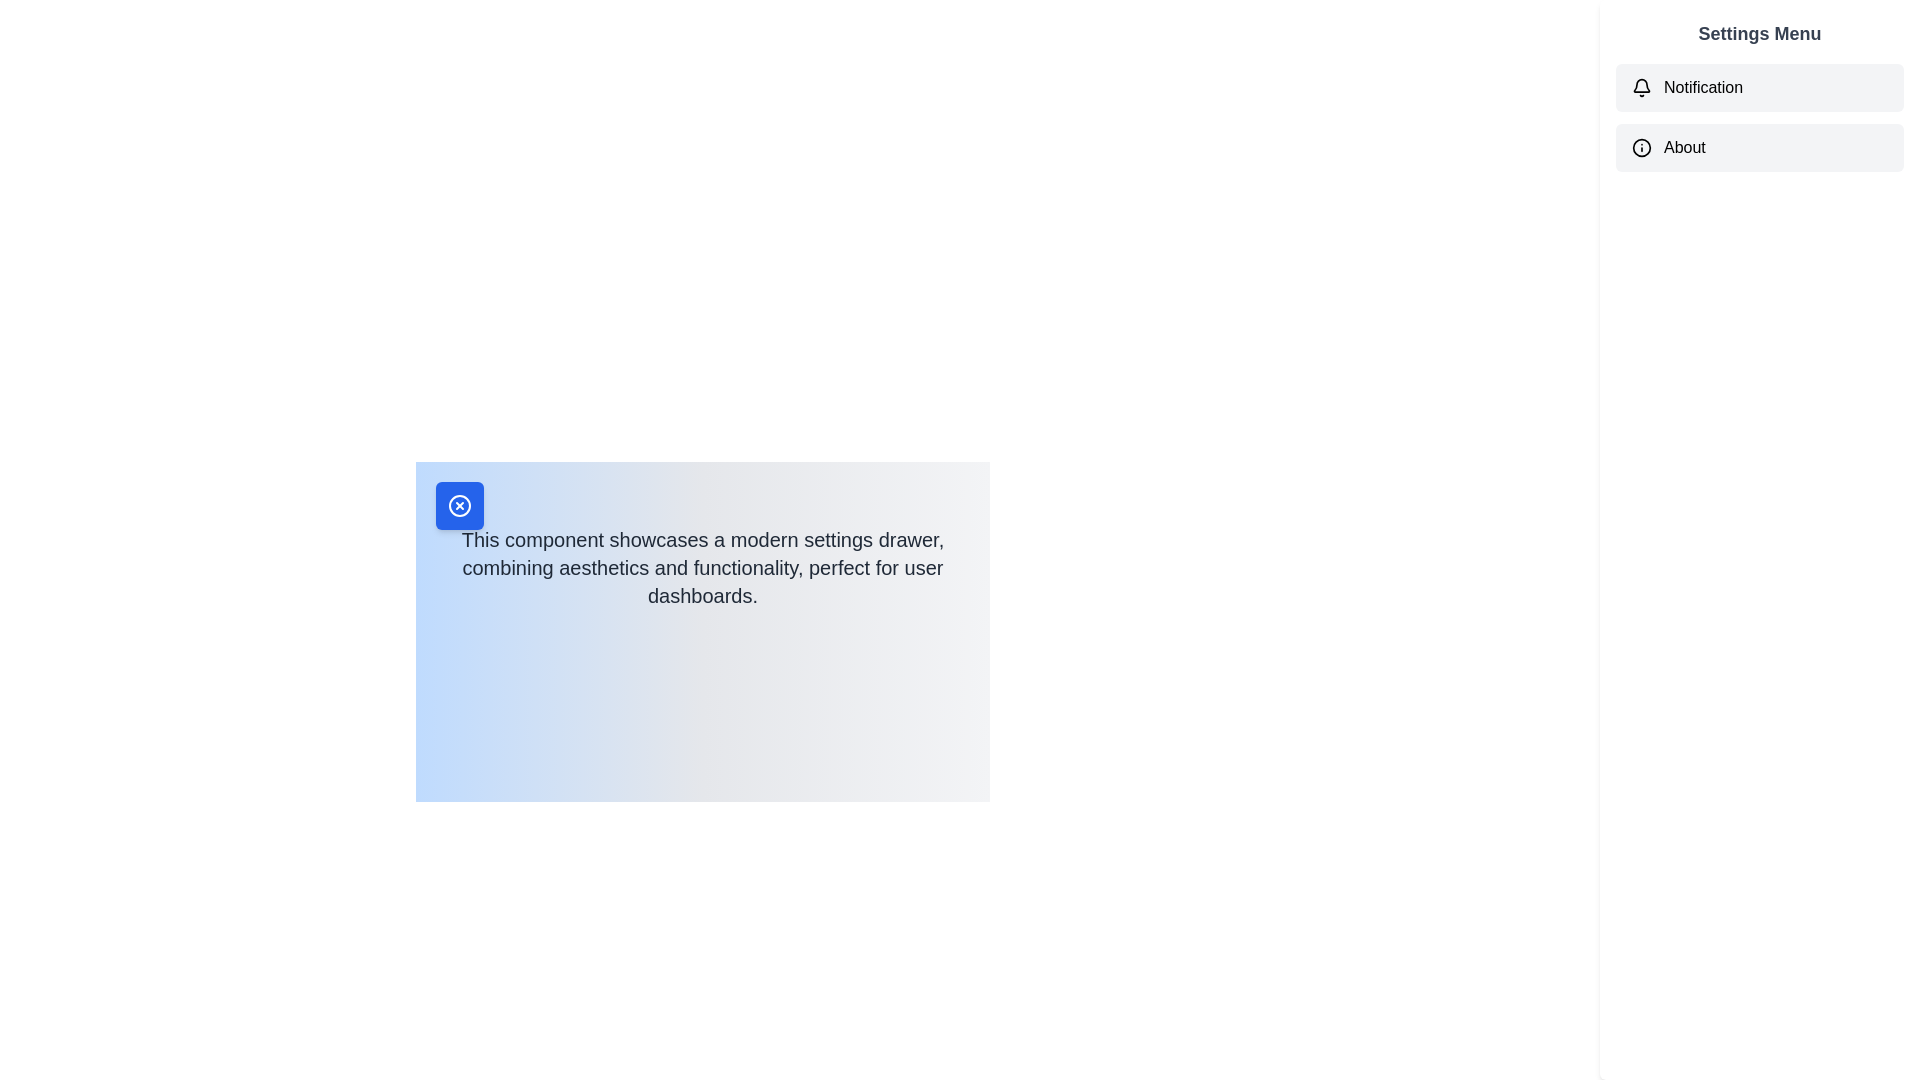  What do you see at coordinates (702, 551) in the screenshot?
I see `the text block containing the description 'This component showcases a modern settings drawer, combining aesthetics and functionality, perfect for user dashboards.'` at bounding box center [702, 551].